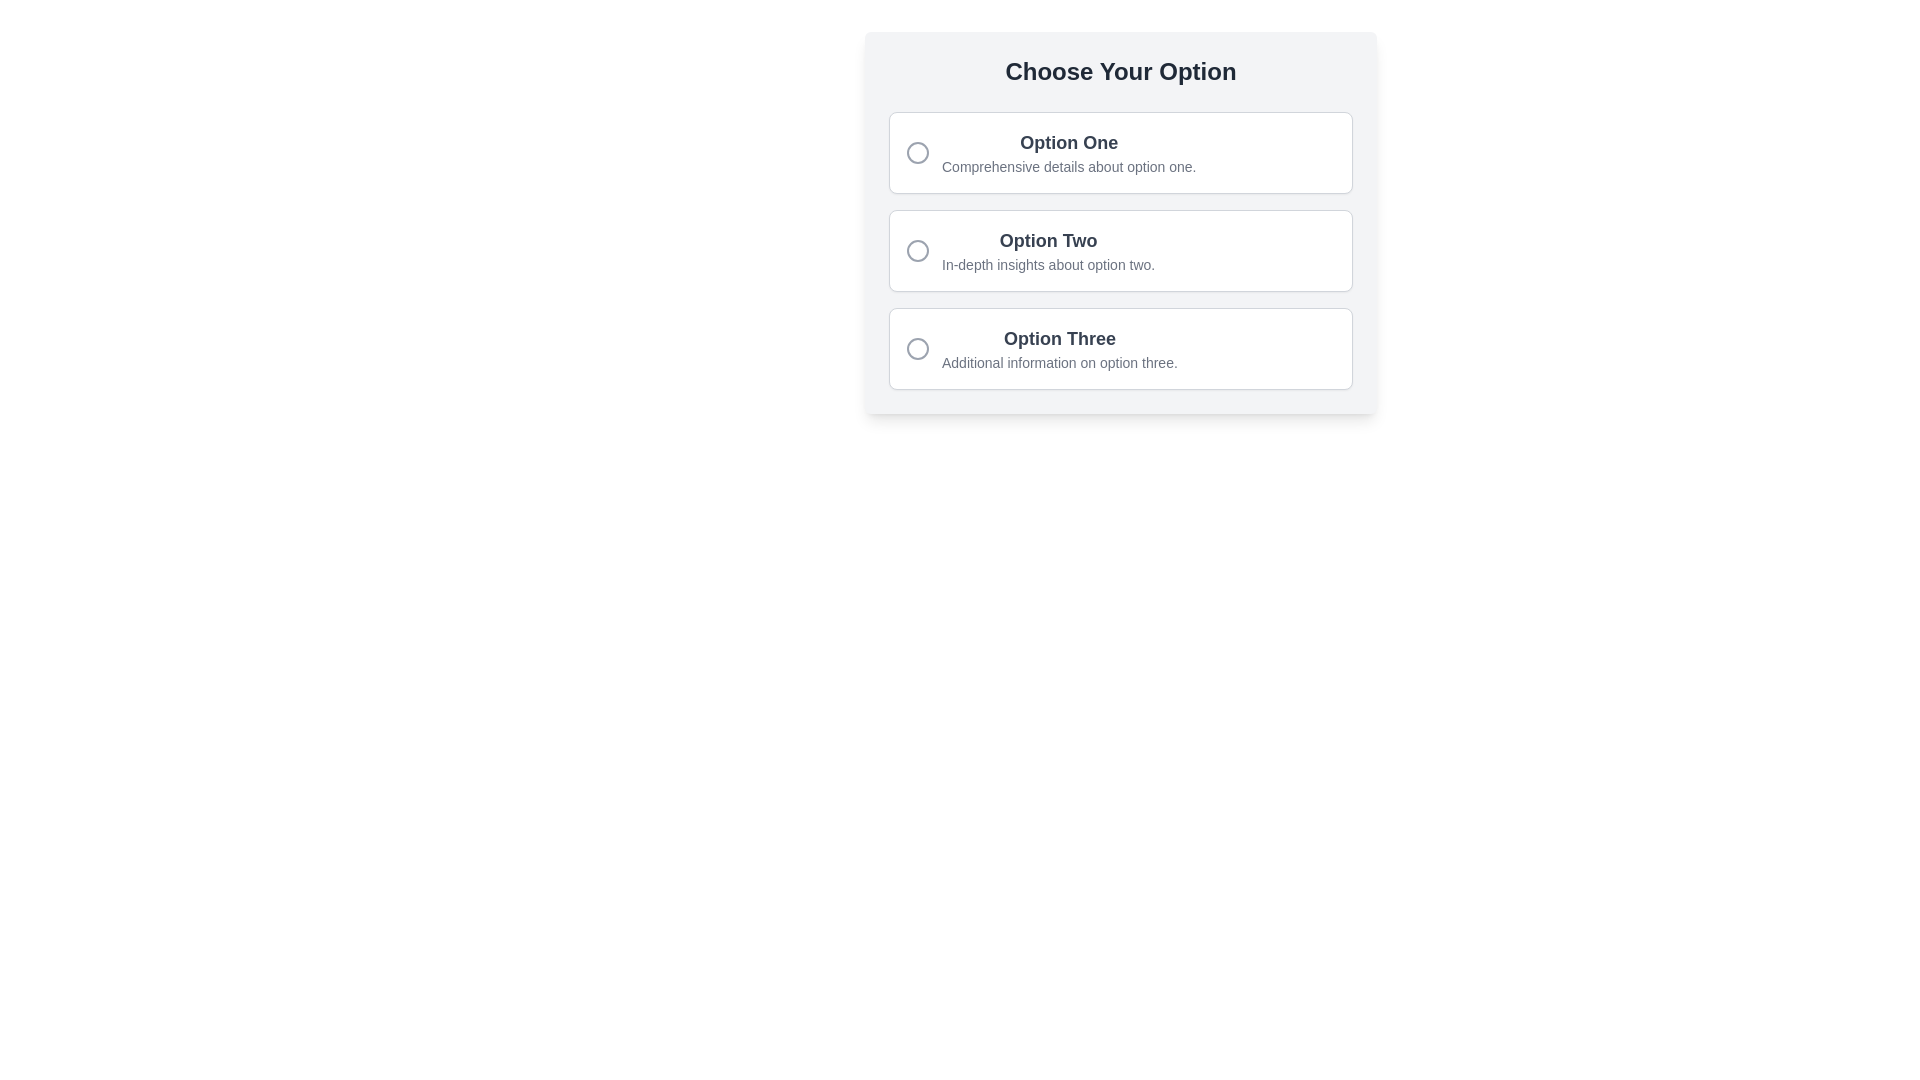 This screenshot has width=1920, height=1080. Describe the element at coordinates (916, 249) in the screenshot. I see `the radio button indicator for the second option, located to the left of the text 'Option Two'` at that location.